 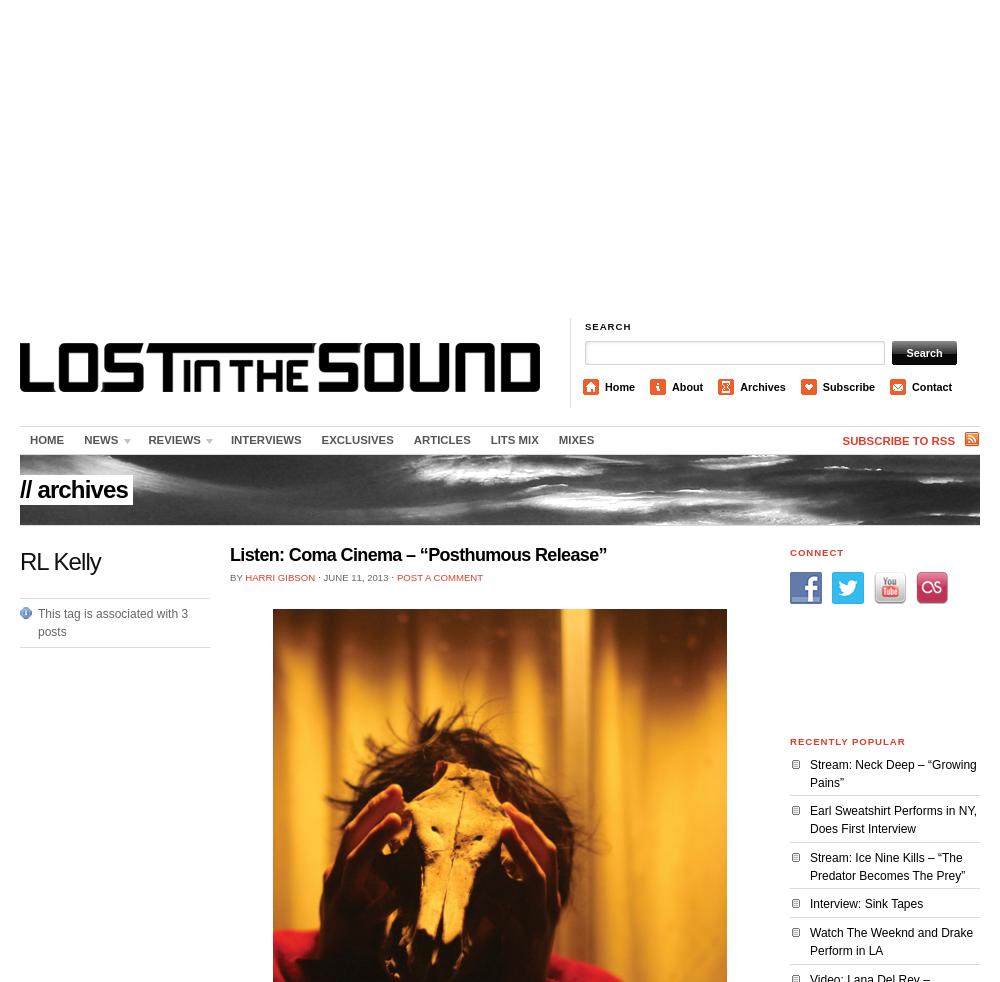 What do you see at coordinates (354, 576) in the screenshot?
I see `'June 11, 2013'` at bounding box center [354, 576].